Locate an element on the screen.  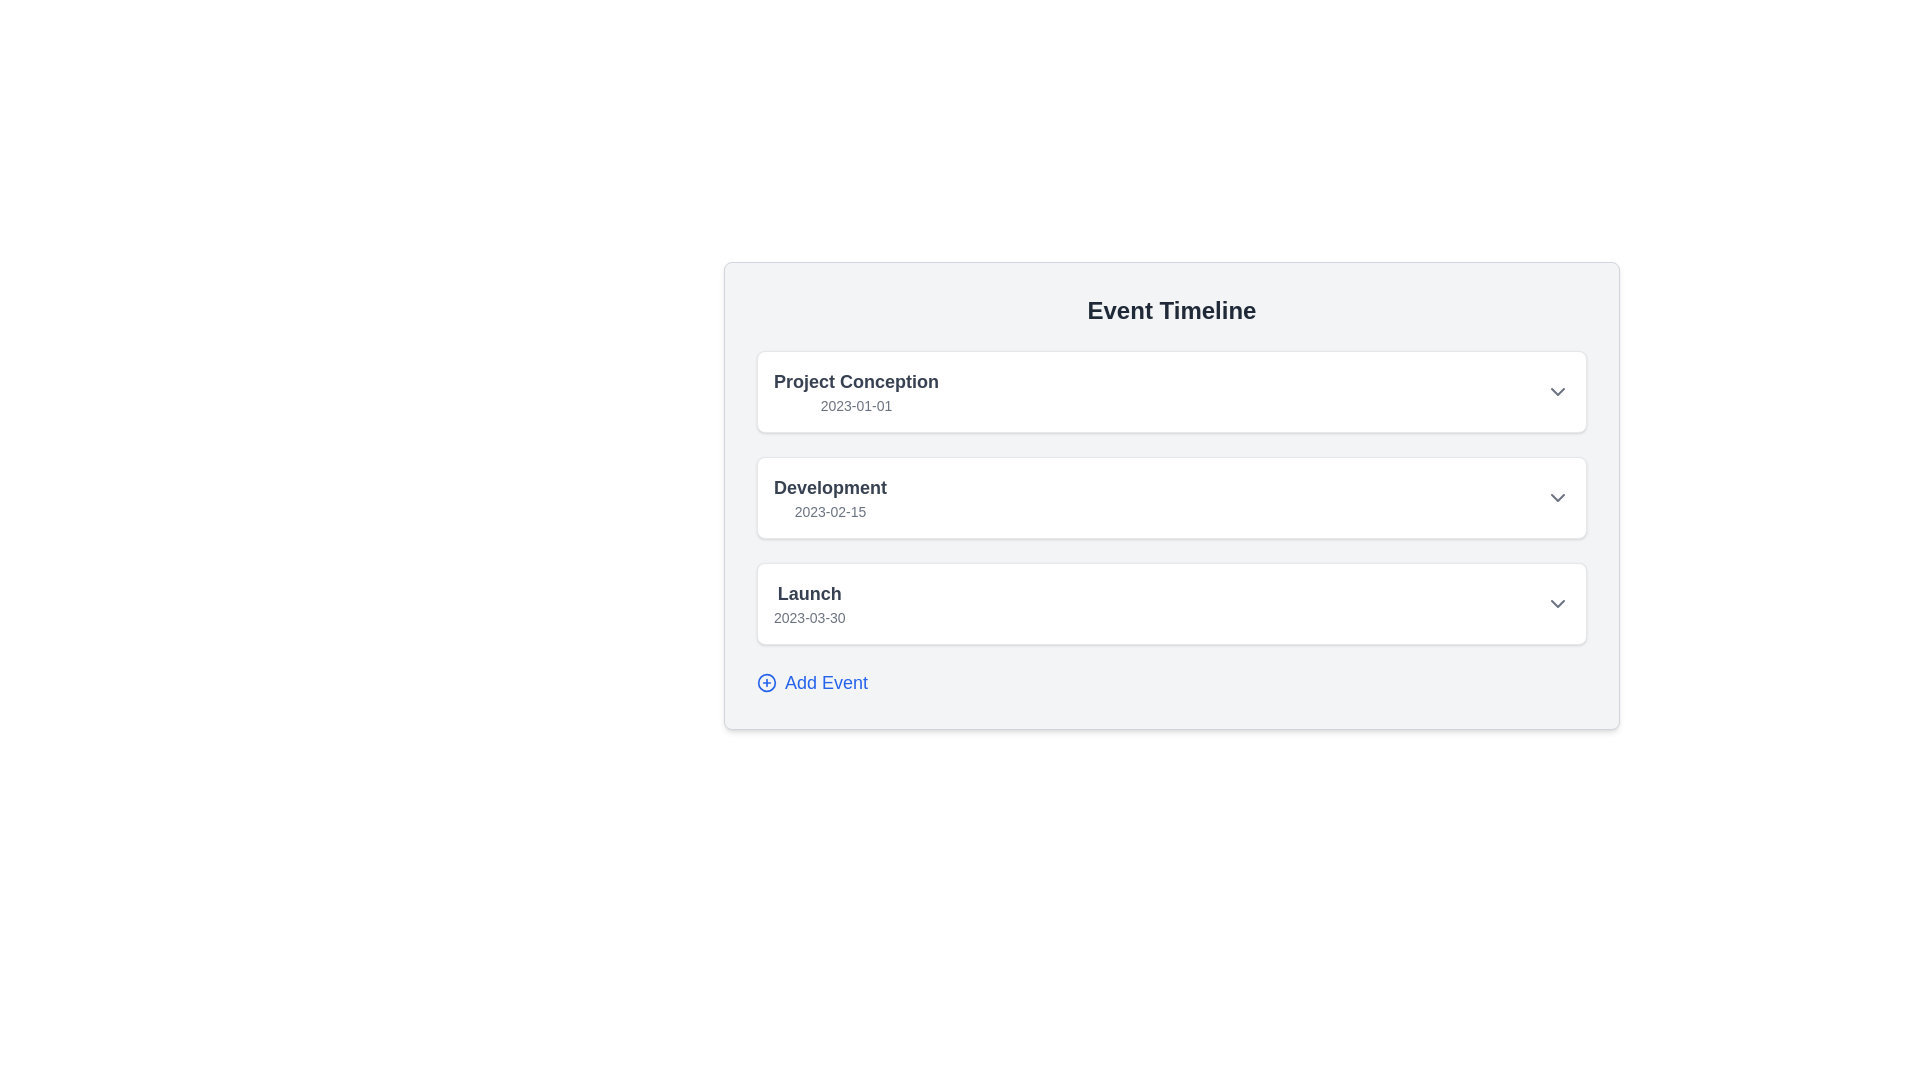
the date display label for the 'Project Conception' milestone located below the 'Project Conception' header in the 'Event Timeline' section to check for any interactive actions is located at coordinates (856, 405).